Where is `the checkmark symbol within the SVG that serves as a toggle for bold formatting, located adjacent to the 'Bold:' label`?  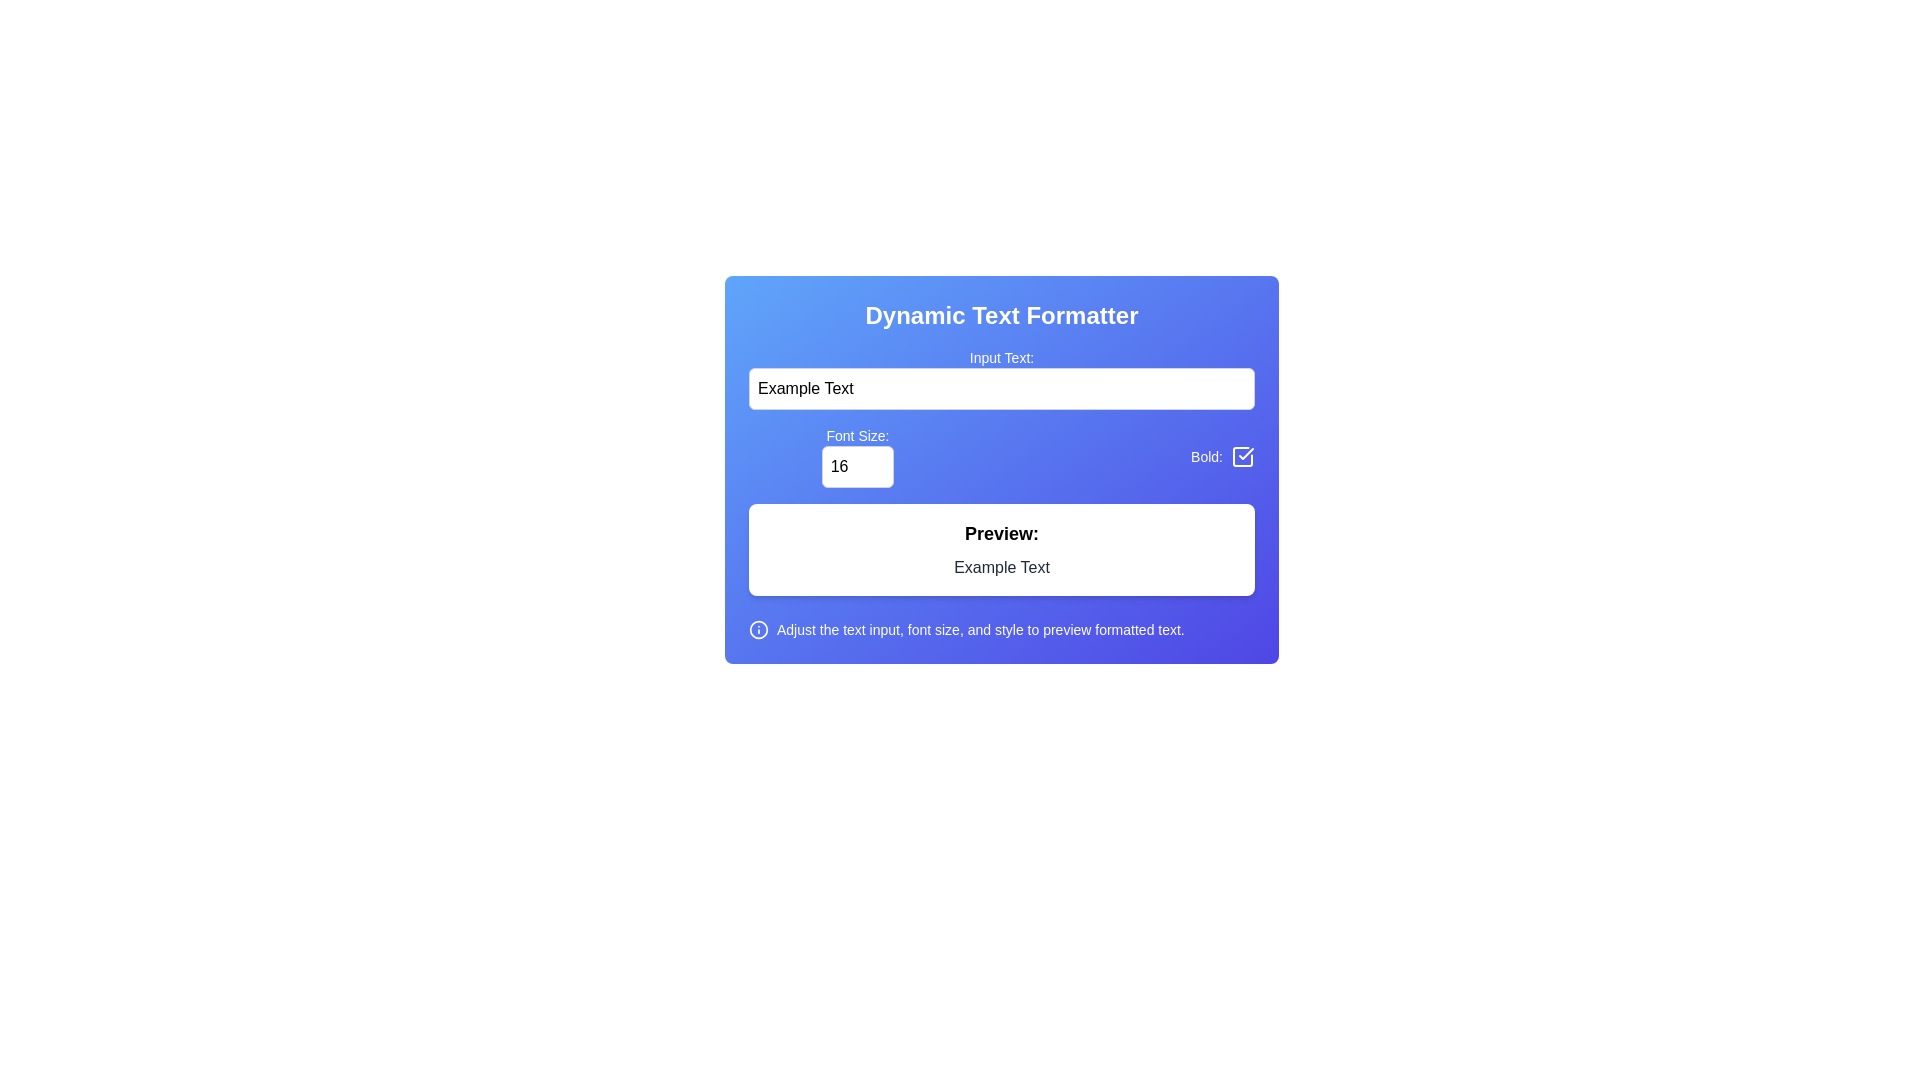
the checkmark symbol within the SVG that serves as a toggle for bold formatting, located adjacent to the 'Bold:' label is located at coordinates (1245, 454).